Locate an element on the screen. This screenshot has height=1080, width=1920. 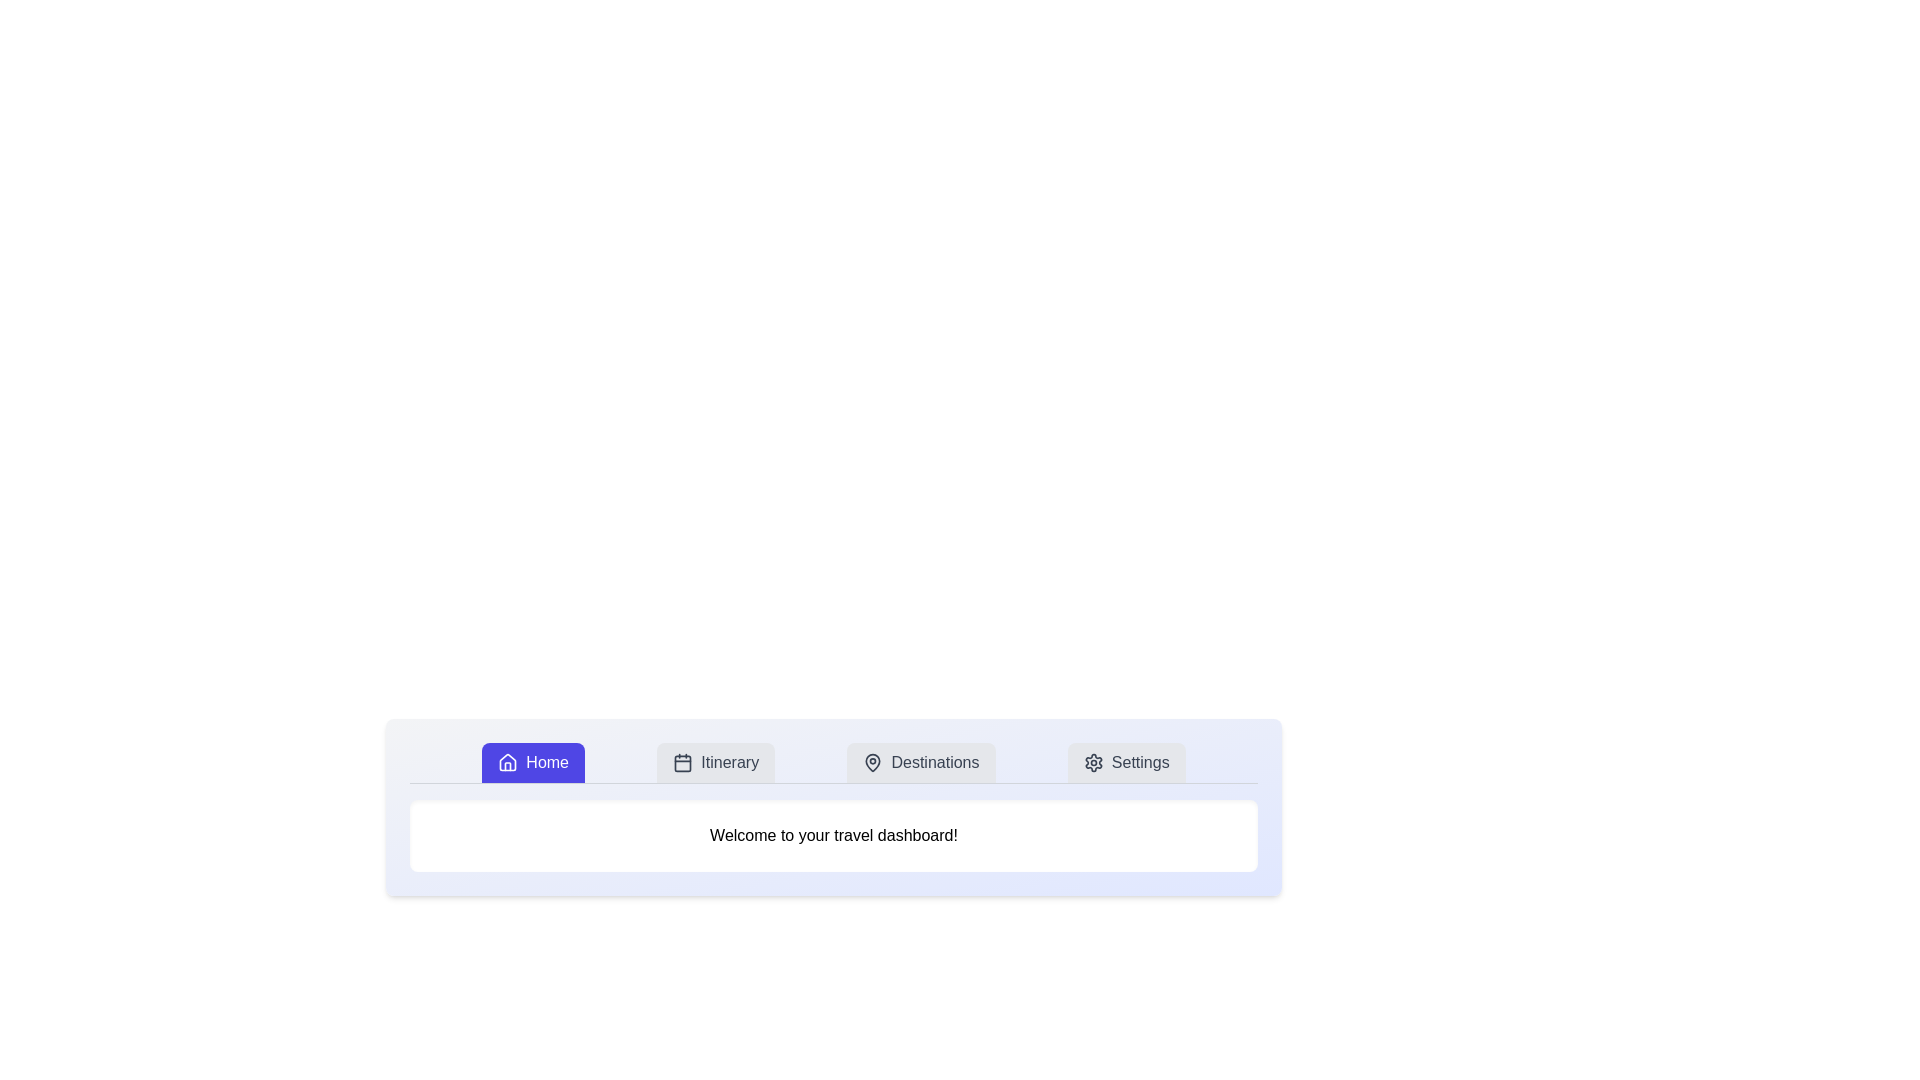
the text display element that shows 'Welcome to your travel dashboard!' which is centered below the navigation bar is located at coordinates (834, 836).